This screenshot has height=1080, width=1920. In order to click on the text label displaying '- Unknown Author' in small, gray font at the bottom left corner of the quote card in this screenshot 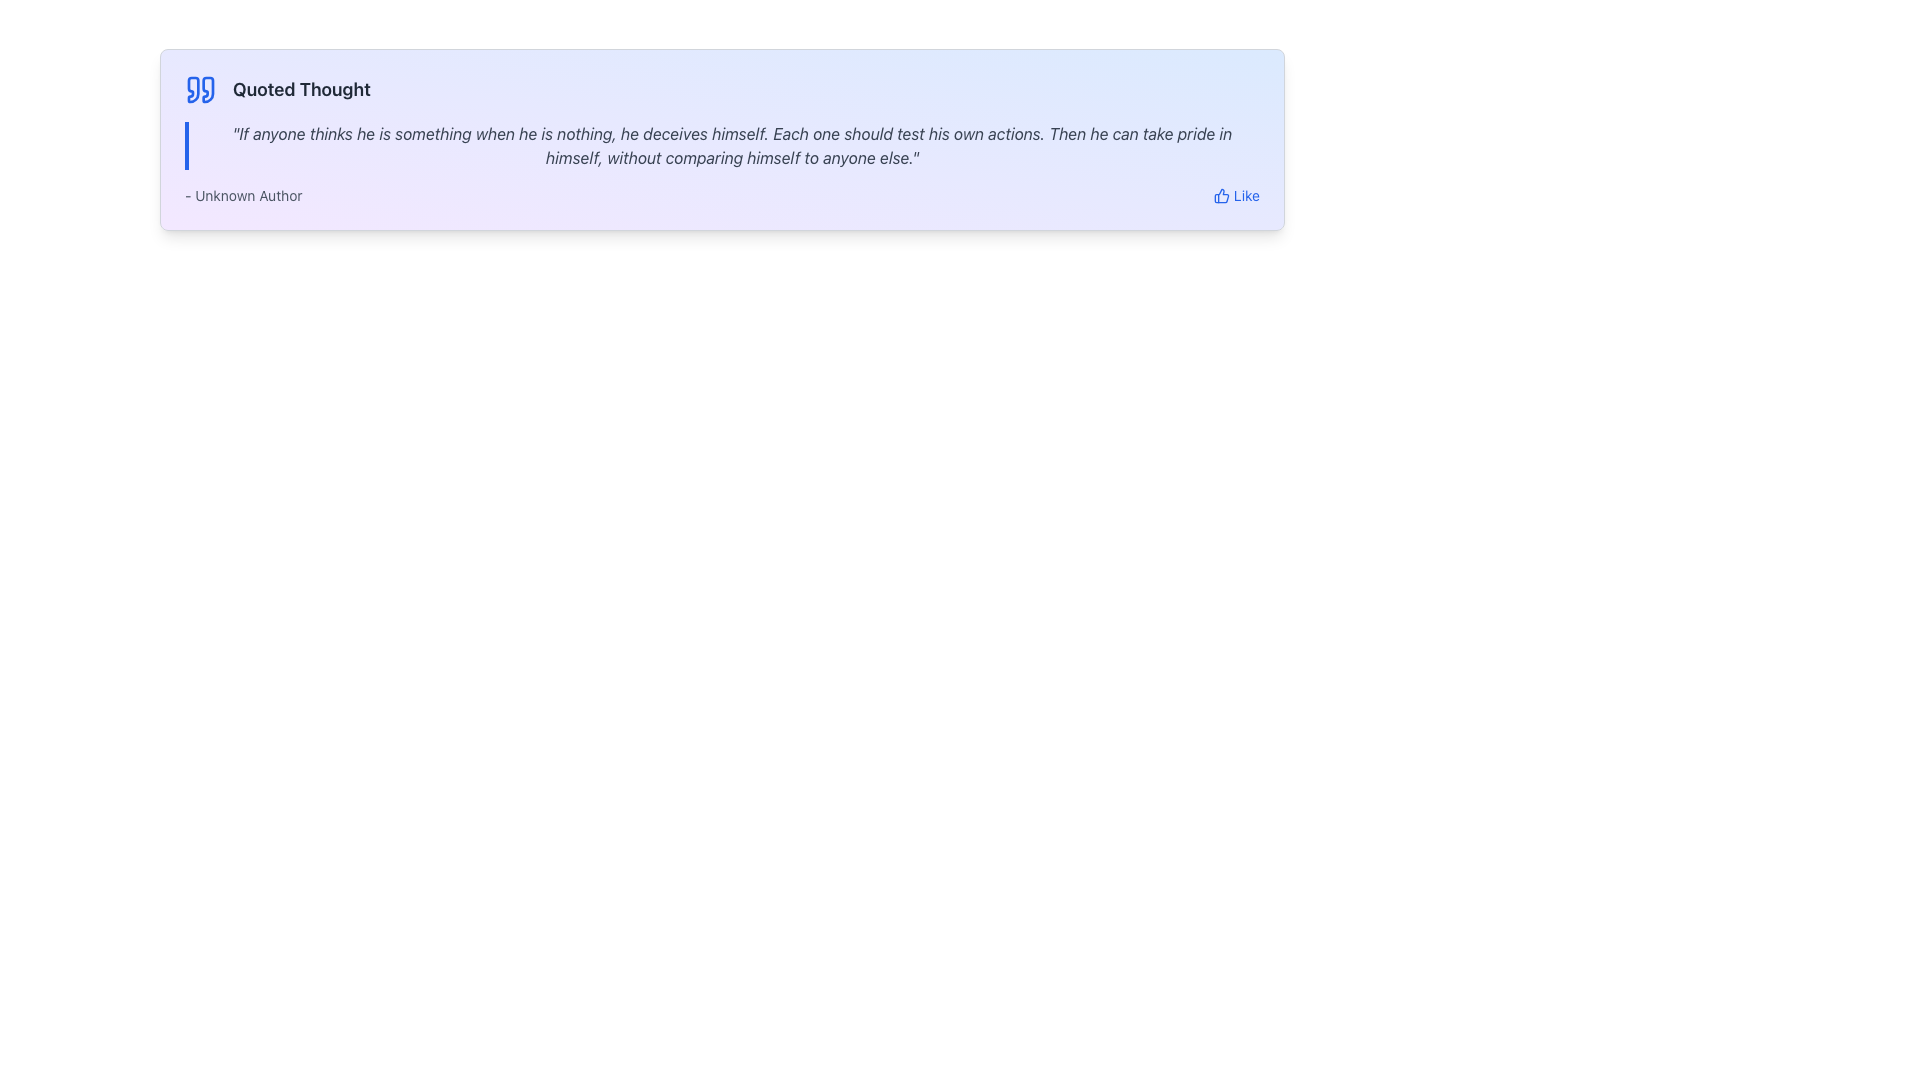, I will do `click(242, 196)`.